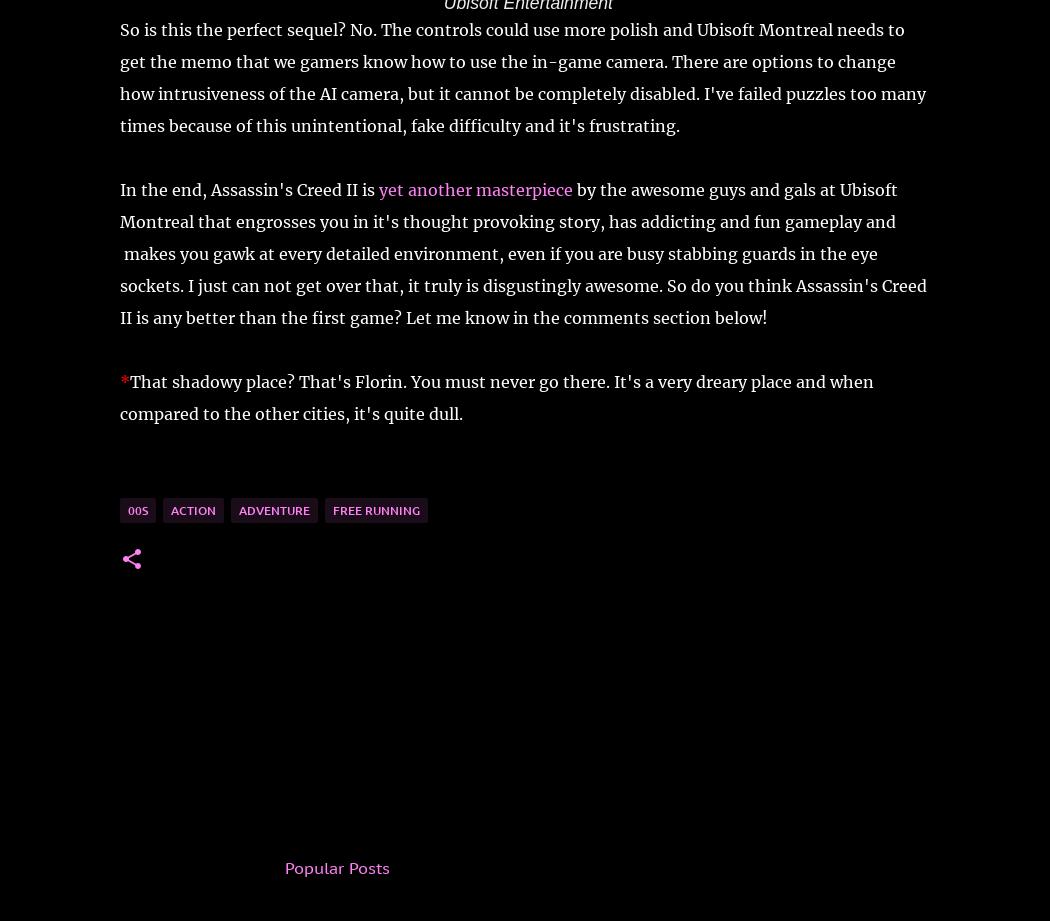 This screenshot has height=921, width=1050. What do you see at coordinates (495, 397) in the screenshot?
I see `'That shadowy place? That's Florin. You must never go there. It's a very dreary place and when compared to the other cities, it's quite dull.'` at bounding box center [495, 397].